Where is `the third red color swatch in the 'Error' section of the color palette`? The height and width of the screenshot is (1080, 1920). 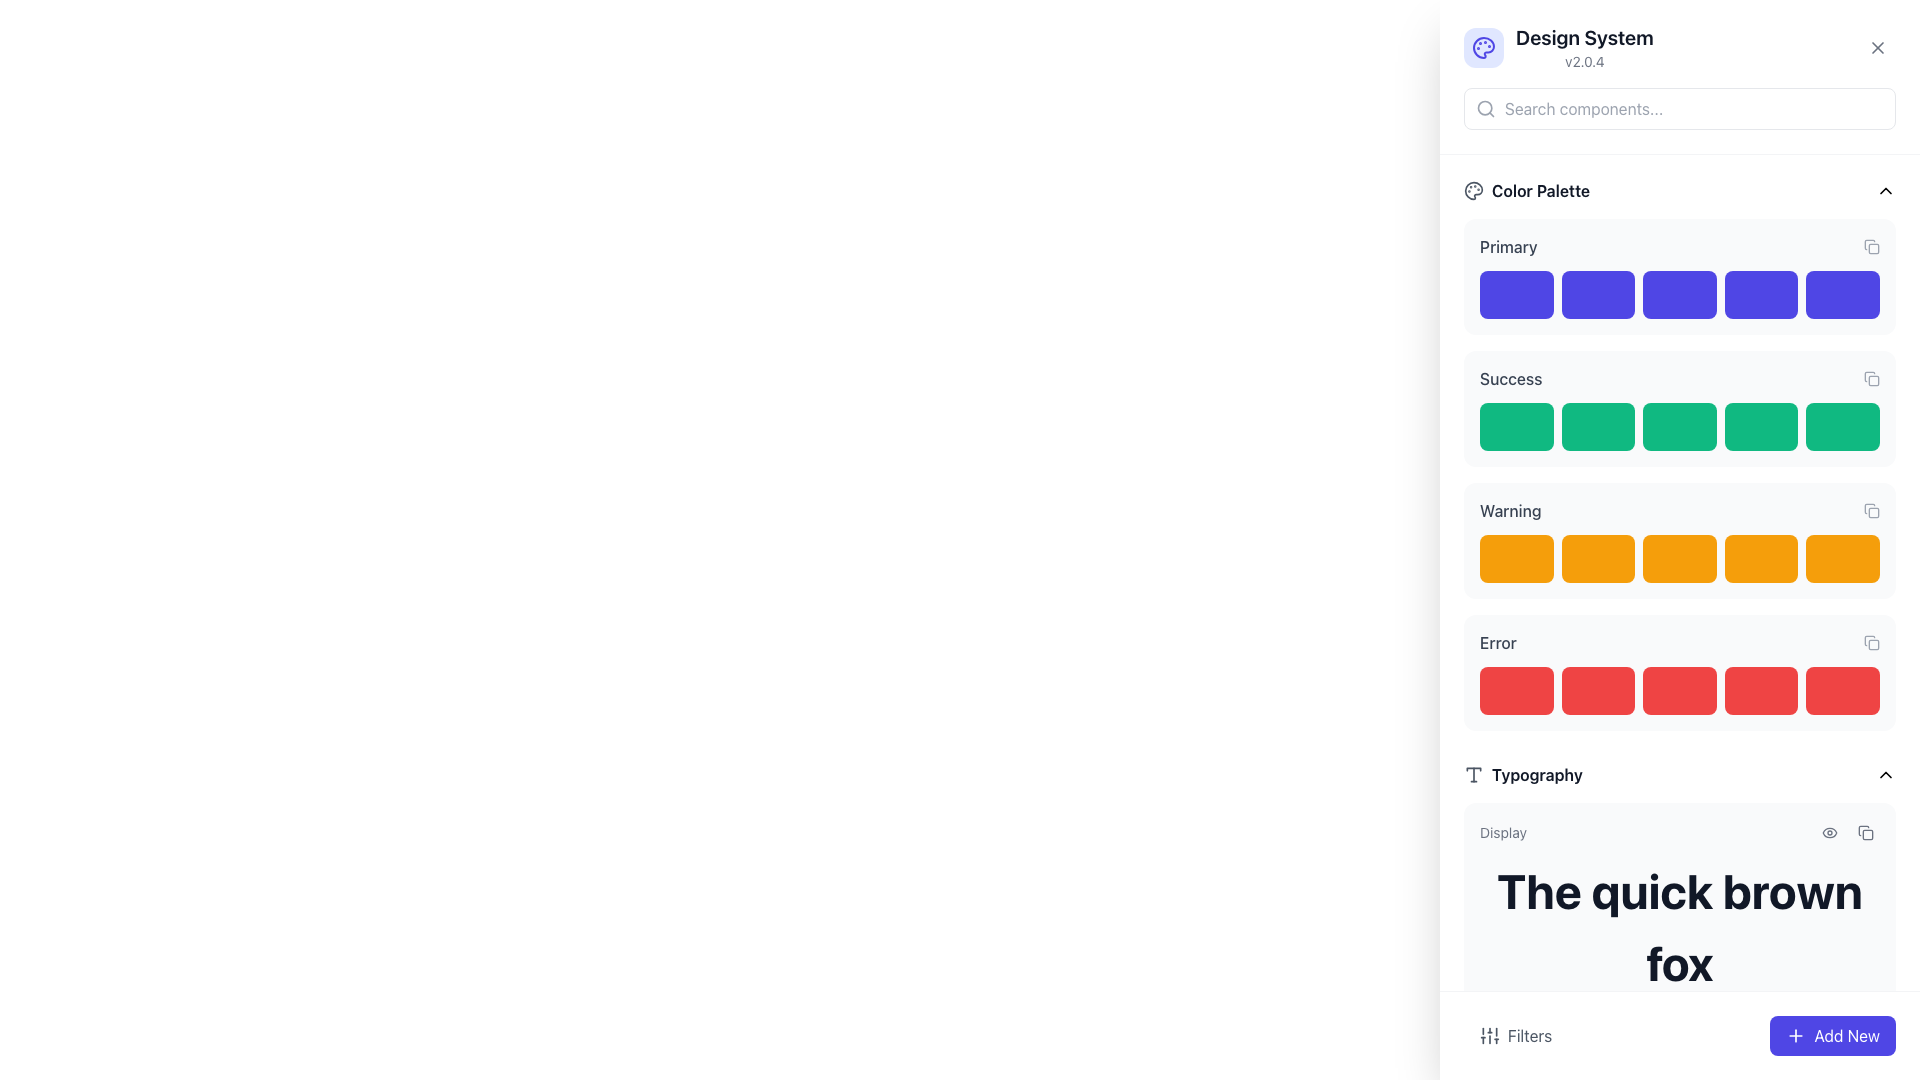
the third red color swatch in the 'Error' section of the color palette is located at coordinates (1680, 689).